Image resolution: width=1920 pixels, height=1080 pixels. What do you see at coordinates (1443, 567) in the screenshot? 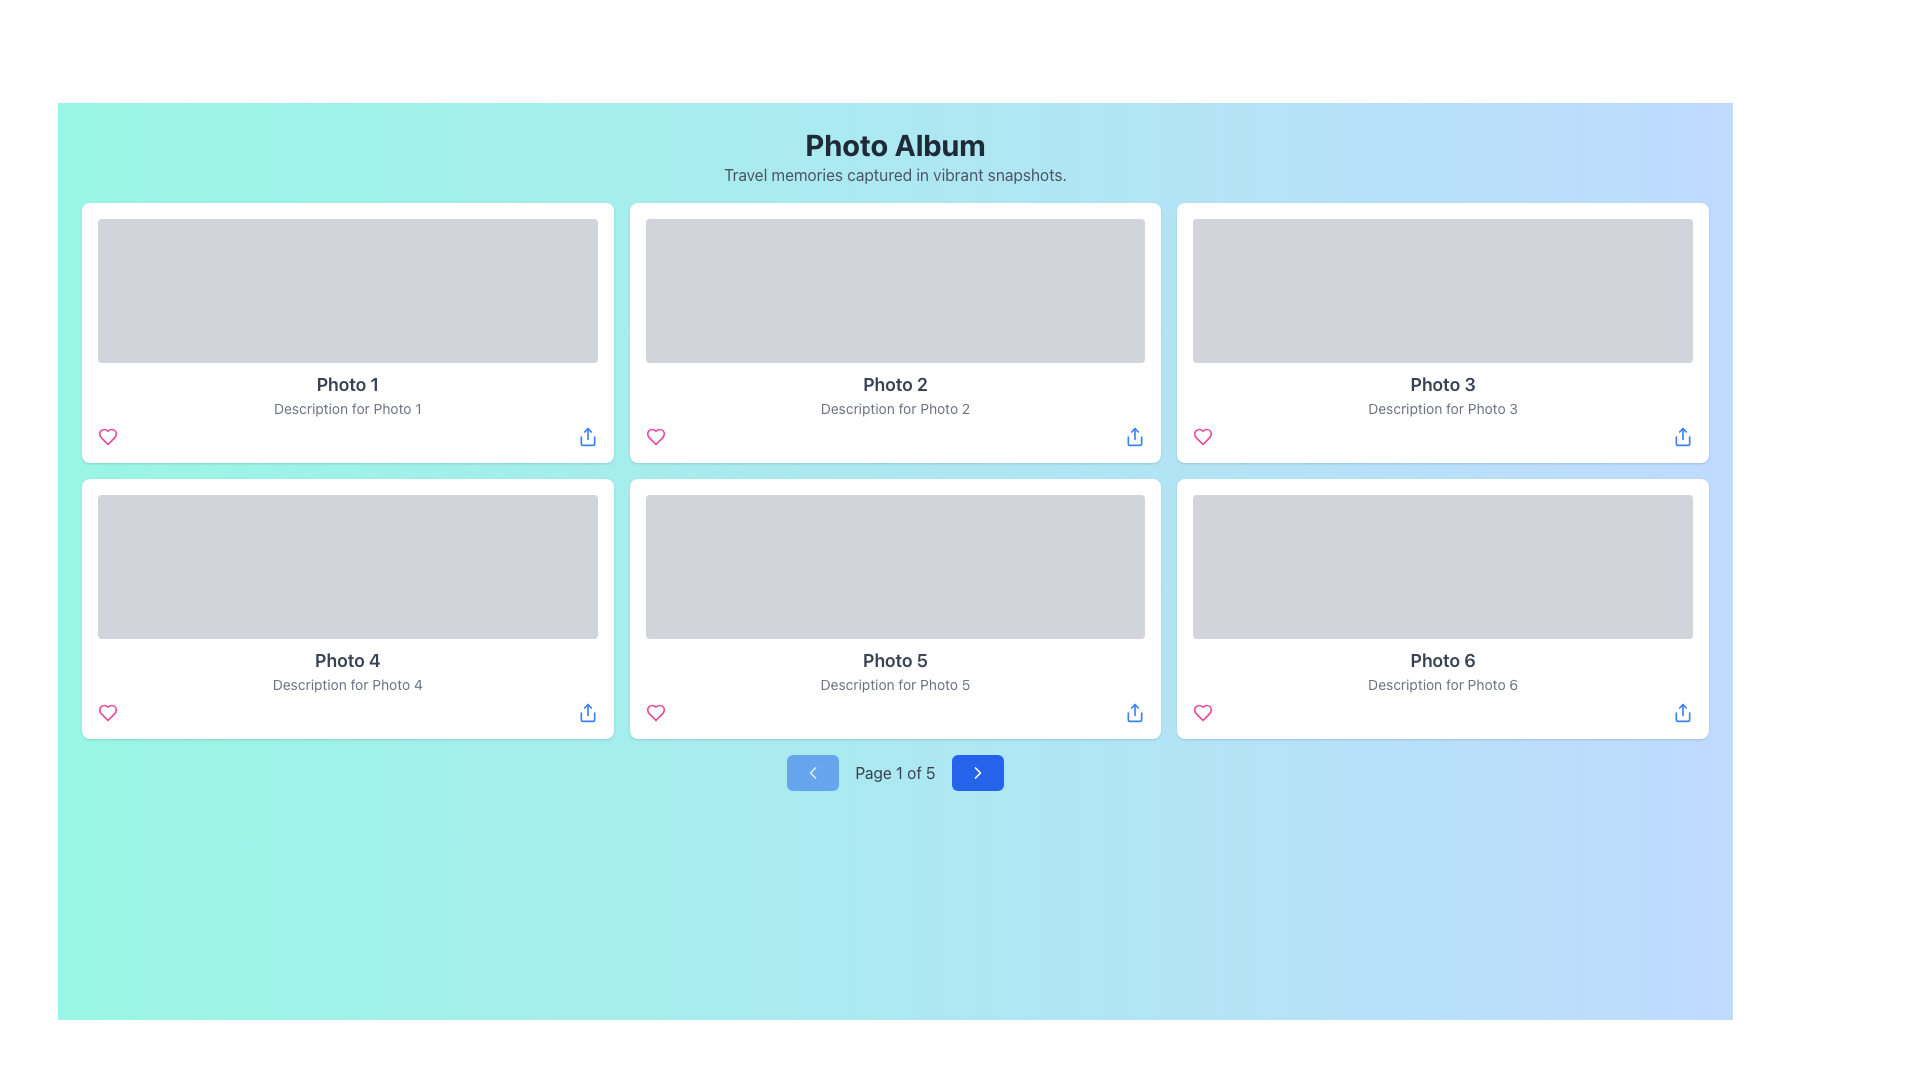
I see `the image placeholder located in the second column, third row of the photo grid, near the top of the card titled 'Photo 6'` at bounding box center [1443, 567].